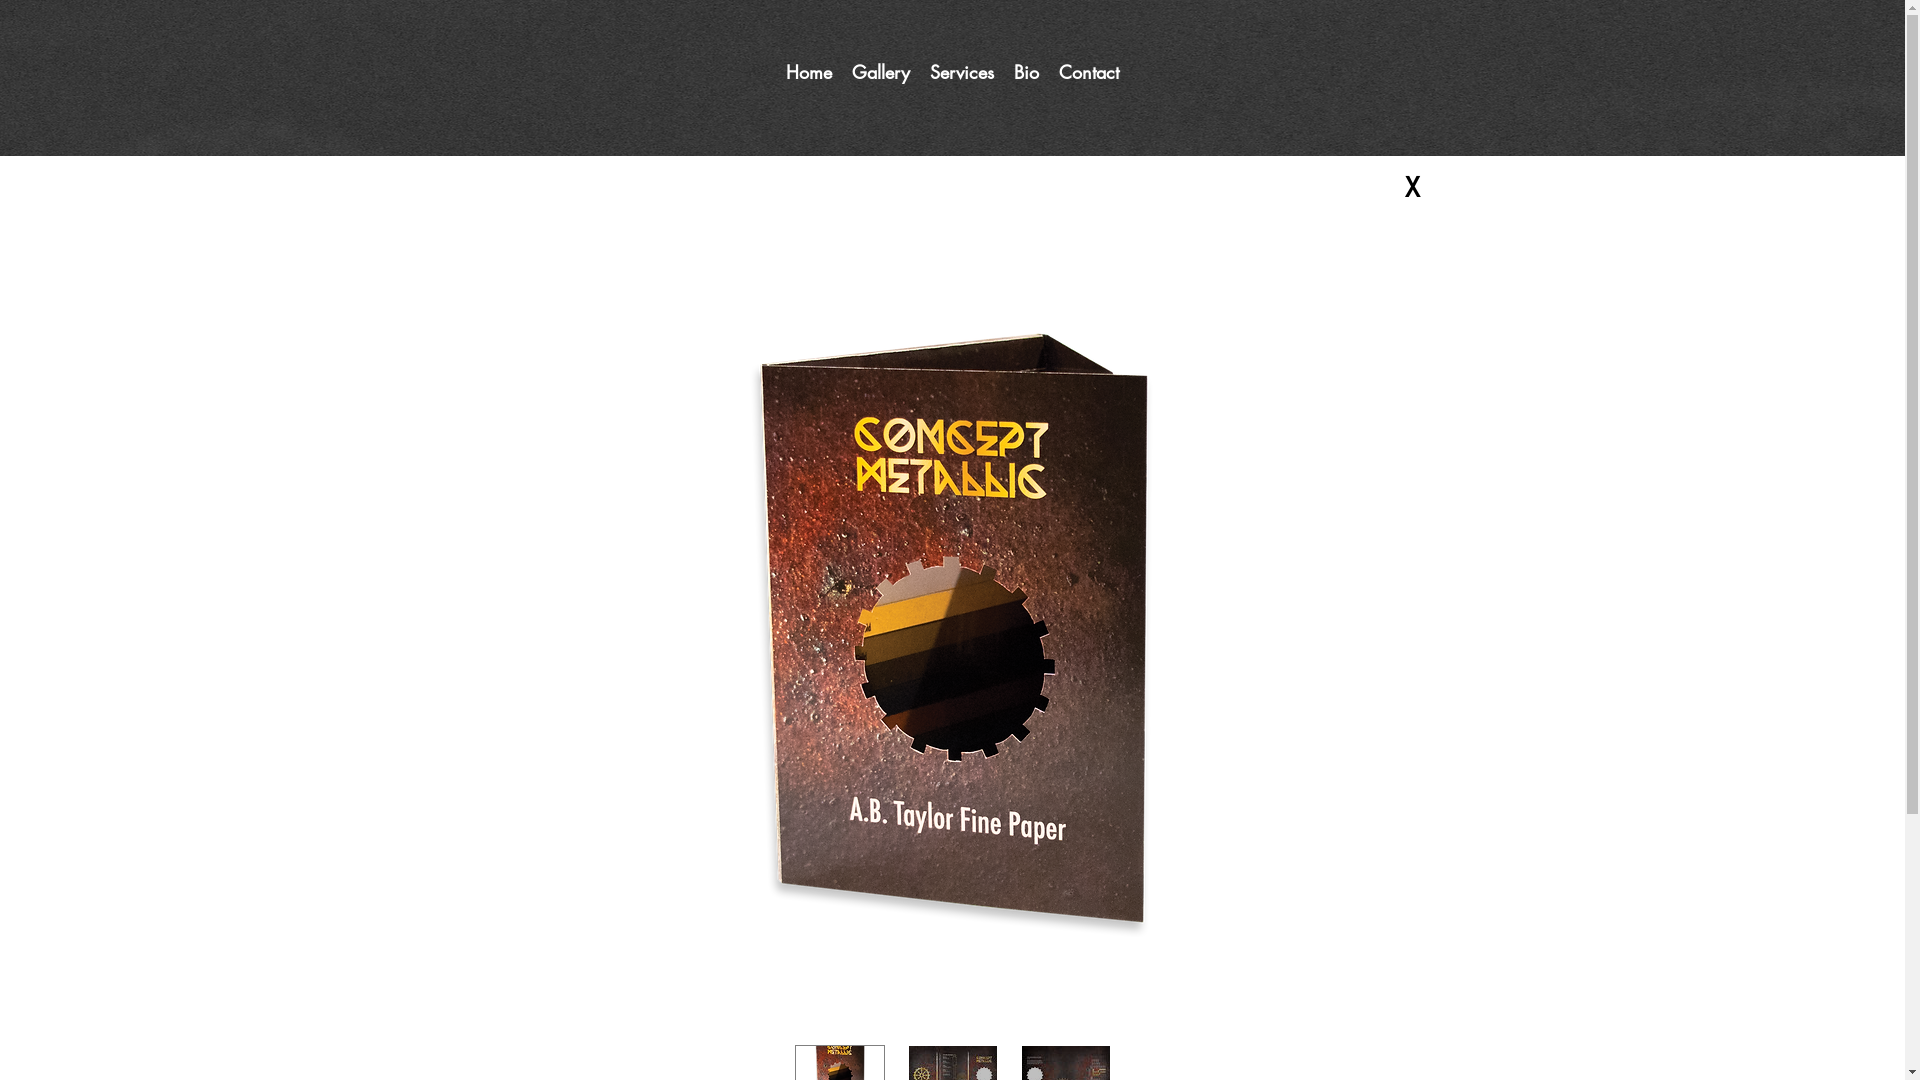 This screenshot has width=1920, height=1080. Describe the element at coordinates (1088, 71) in the screenshot. I see `'Contact'` at that location.